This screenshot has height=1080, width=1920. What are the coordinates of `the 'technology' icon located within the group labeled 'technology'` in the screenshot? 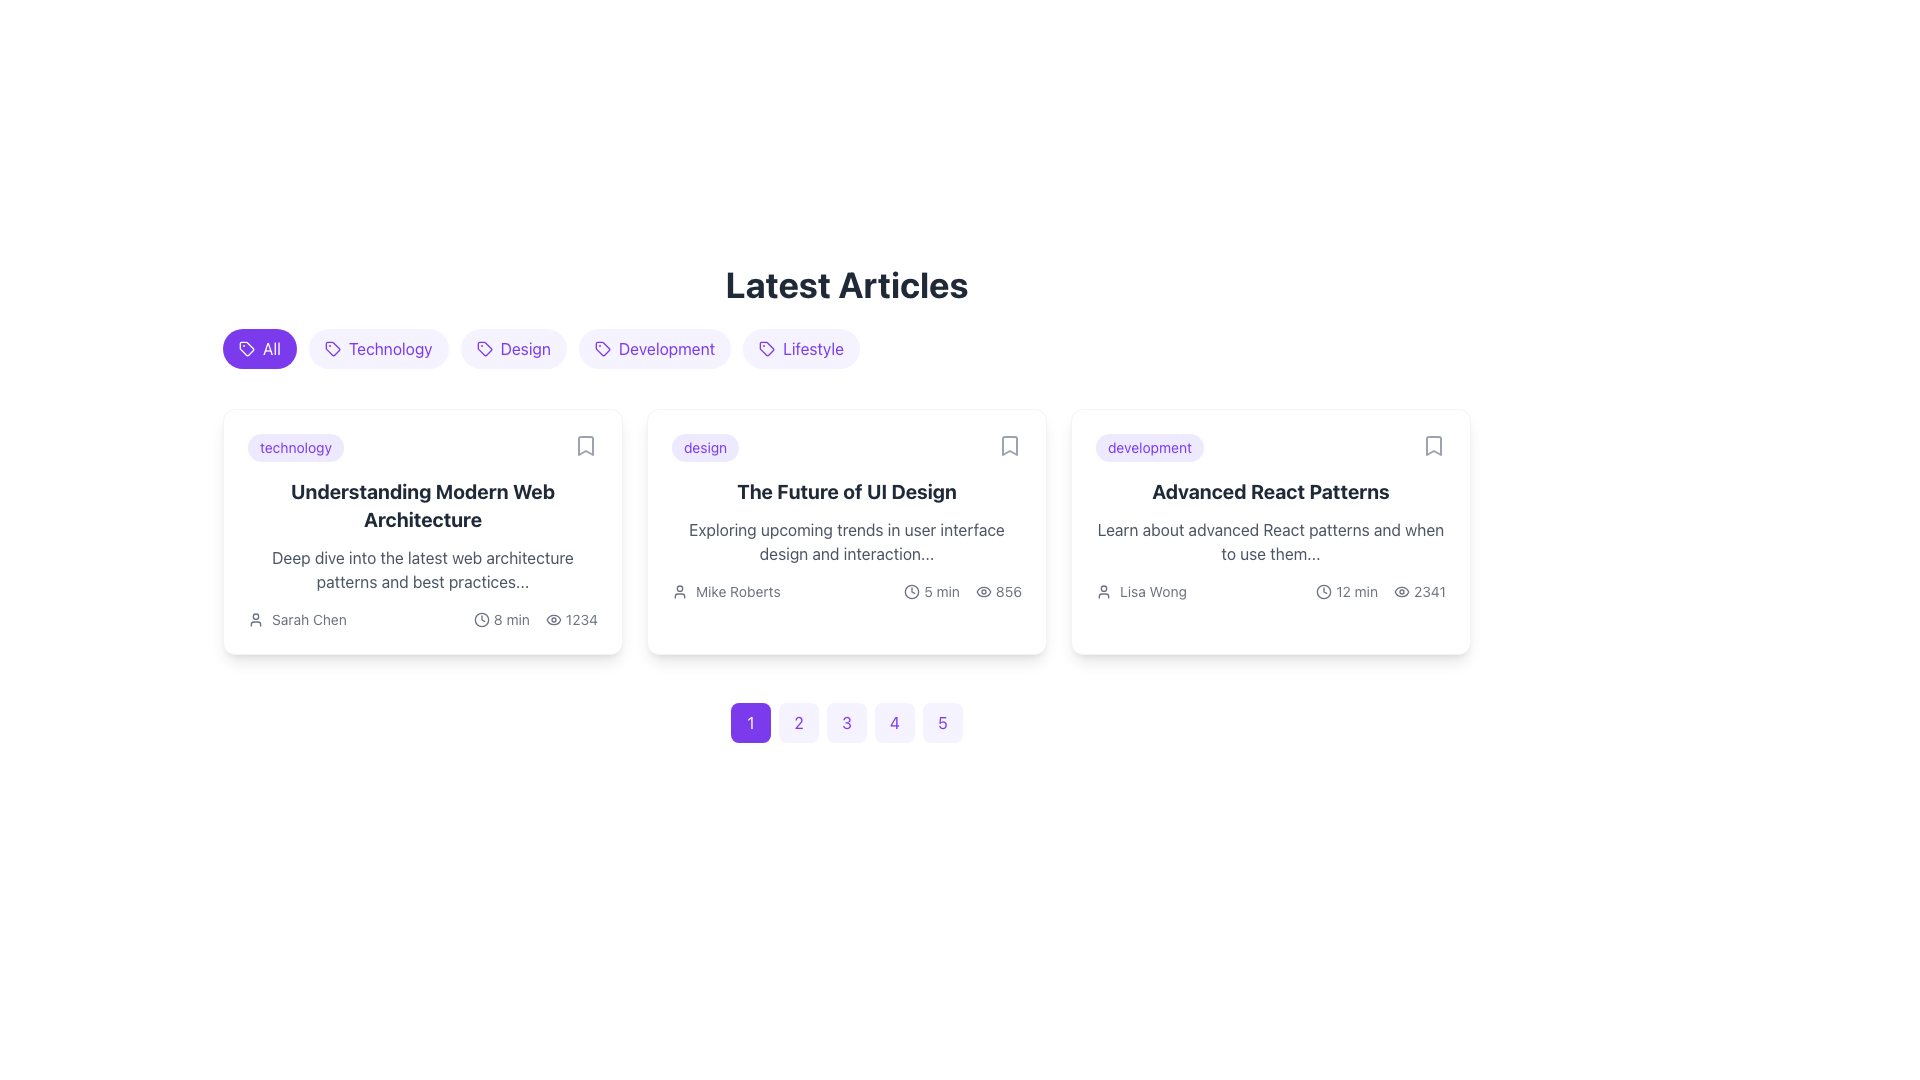 It's located at (332, 347).